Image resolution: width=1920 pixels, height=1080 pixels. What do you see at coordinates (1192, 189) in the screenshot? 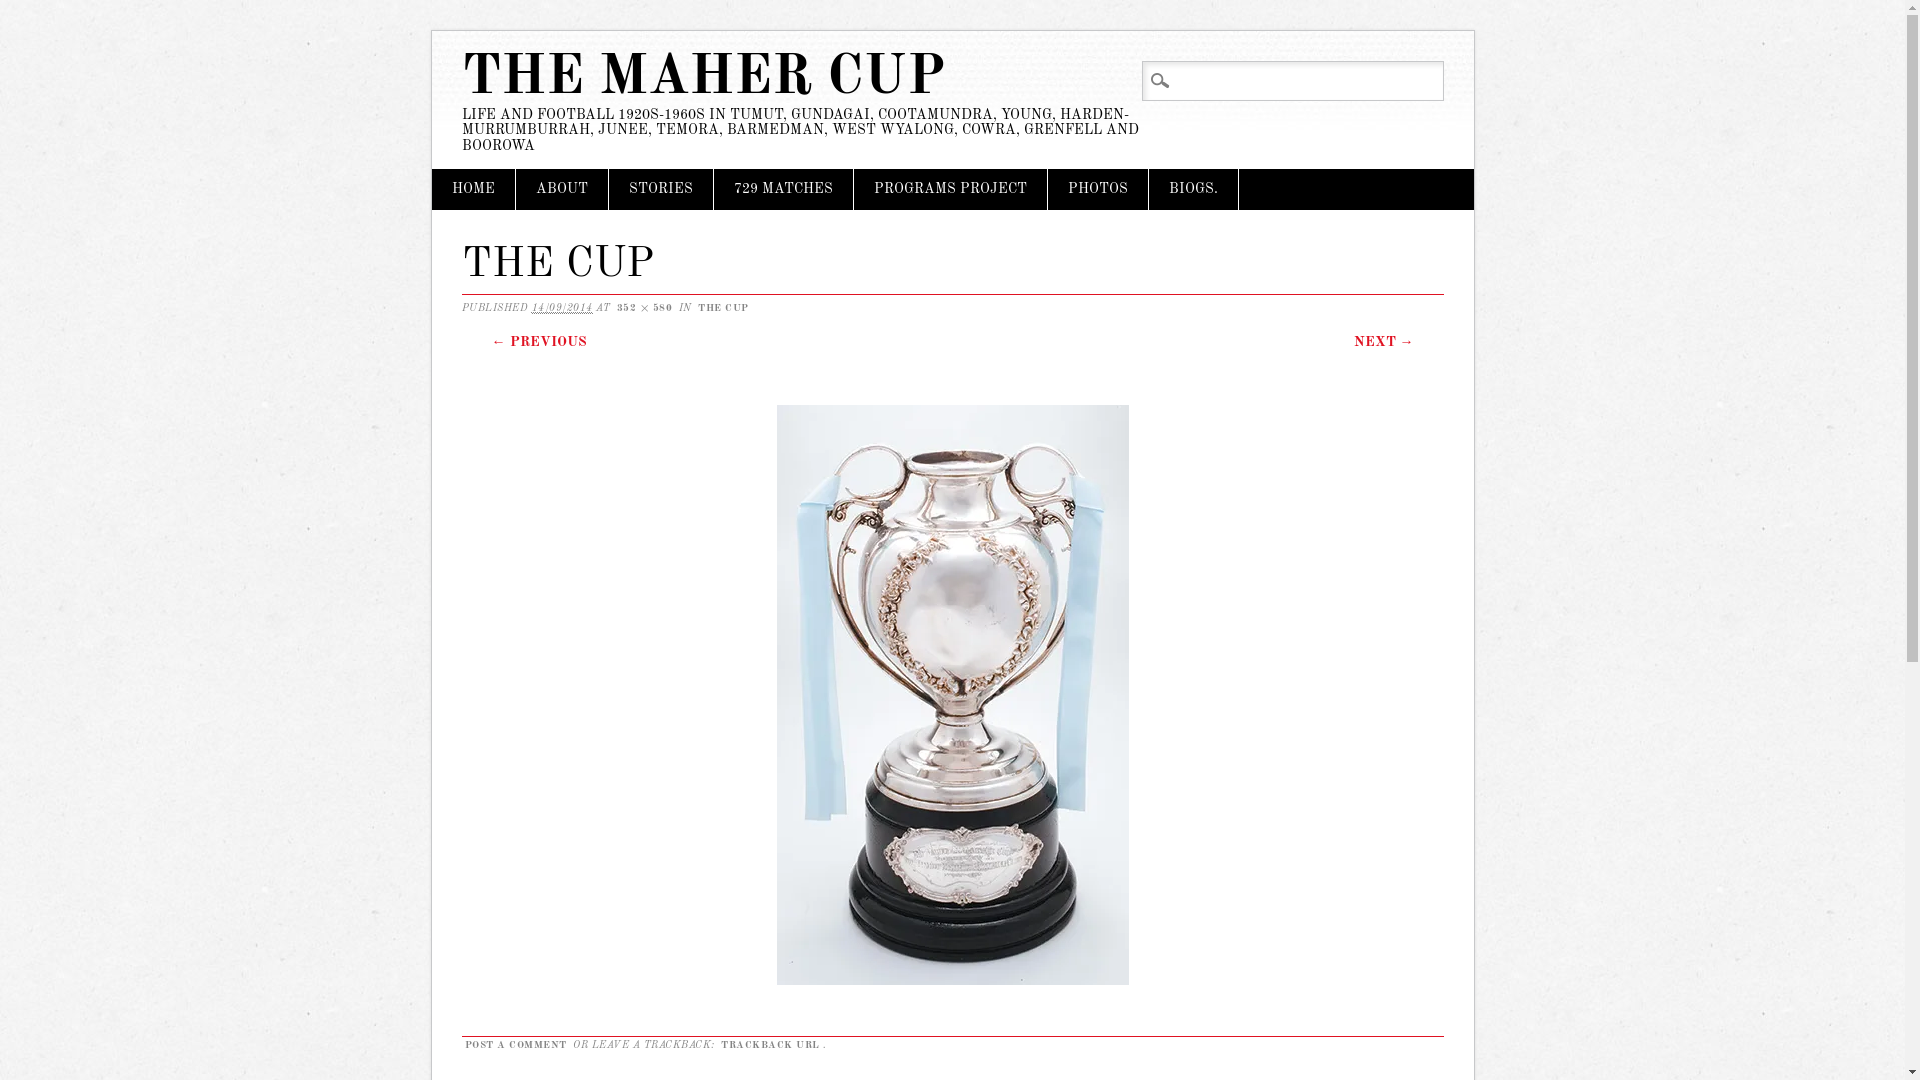
I see `'BIOGS.'` at bounding box center [1192, 189].